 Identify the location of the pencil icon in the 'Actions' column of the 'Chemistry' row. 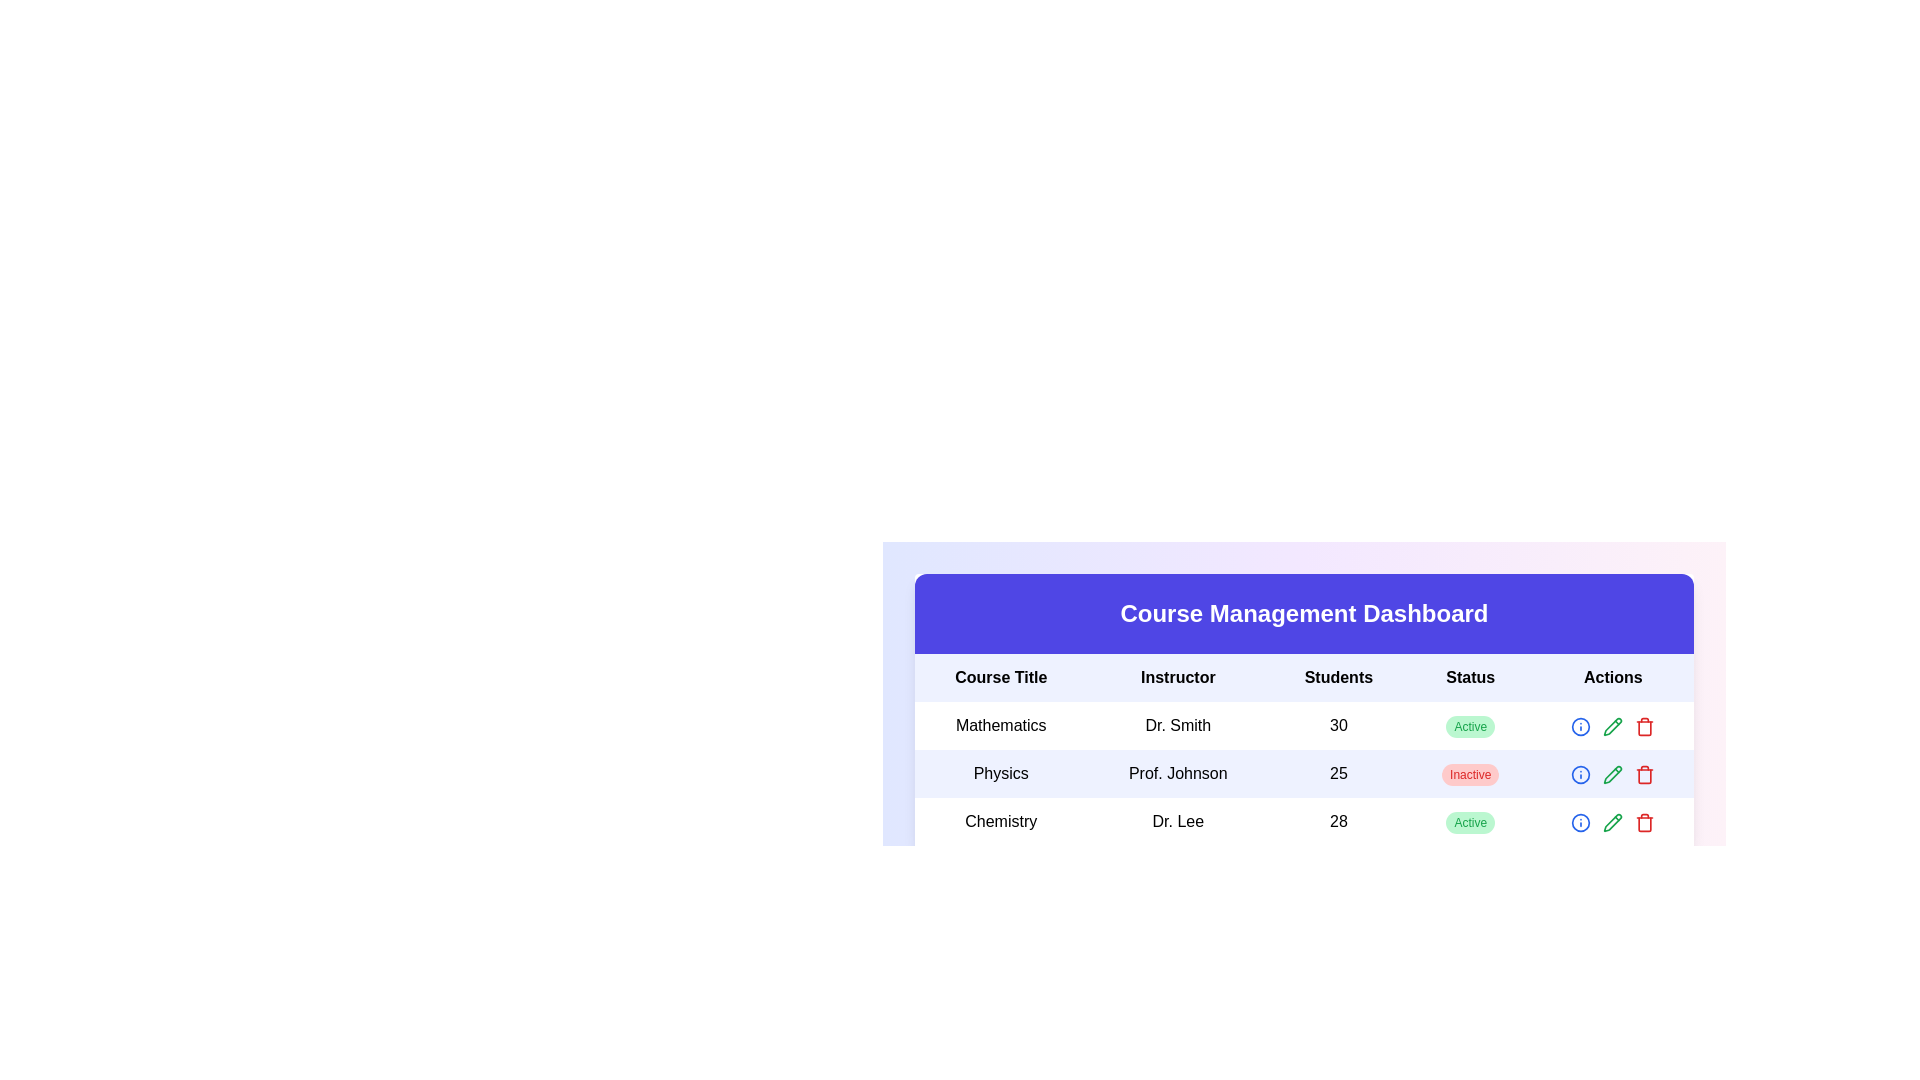
(1613, 822).